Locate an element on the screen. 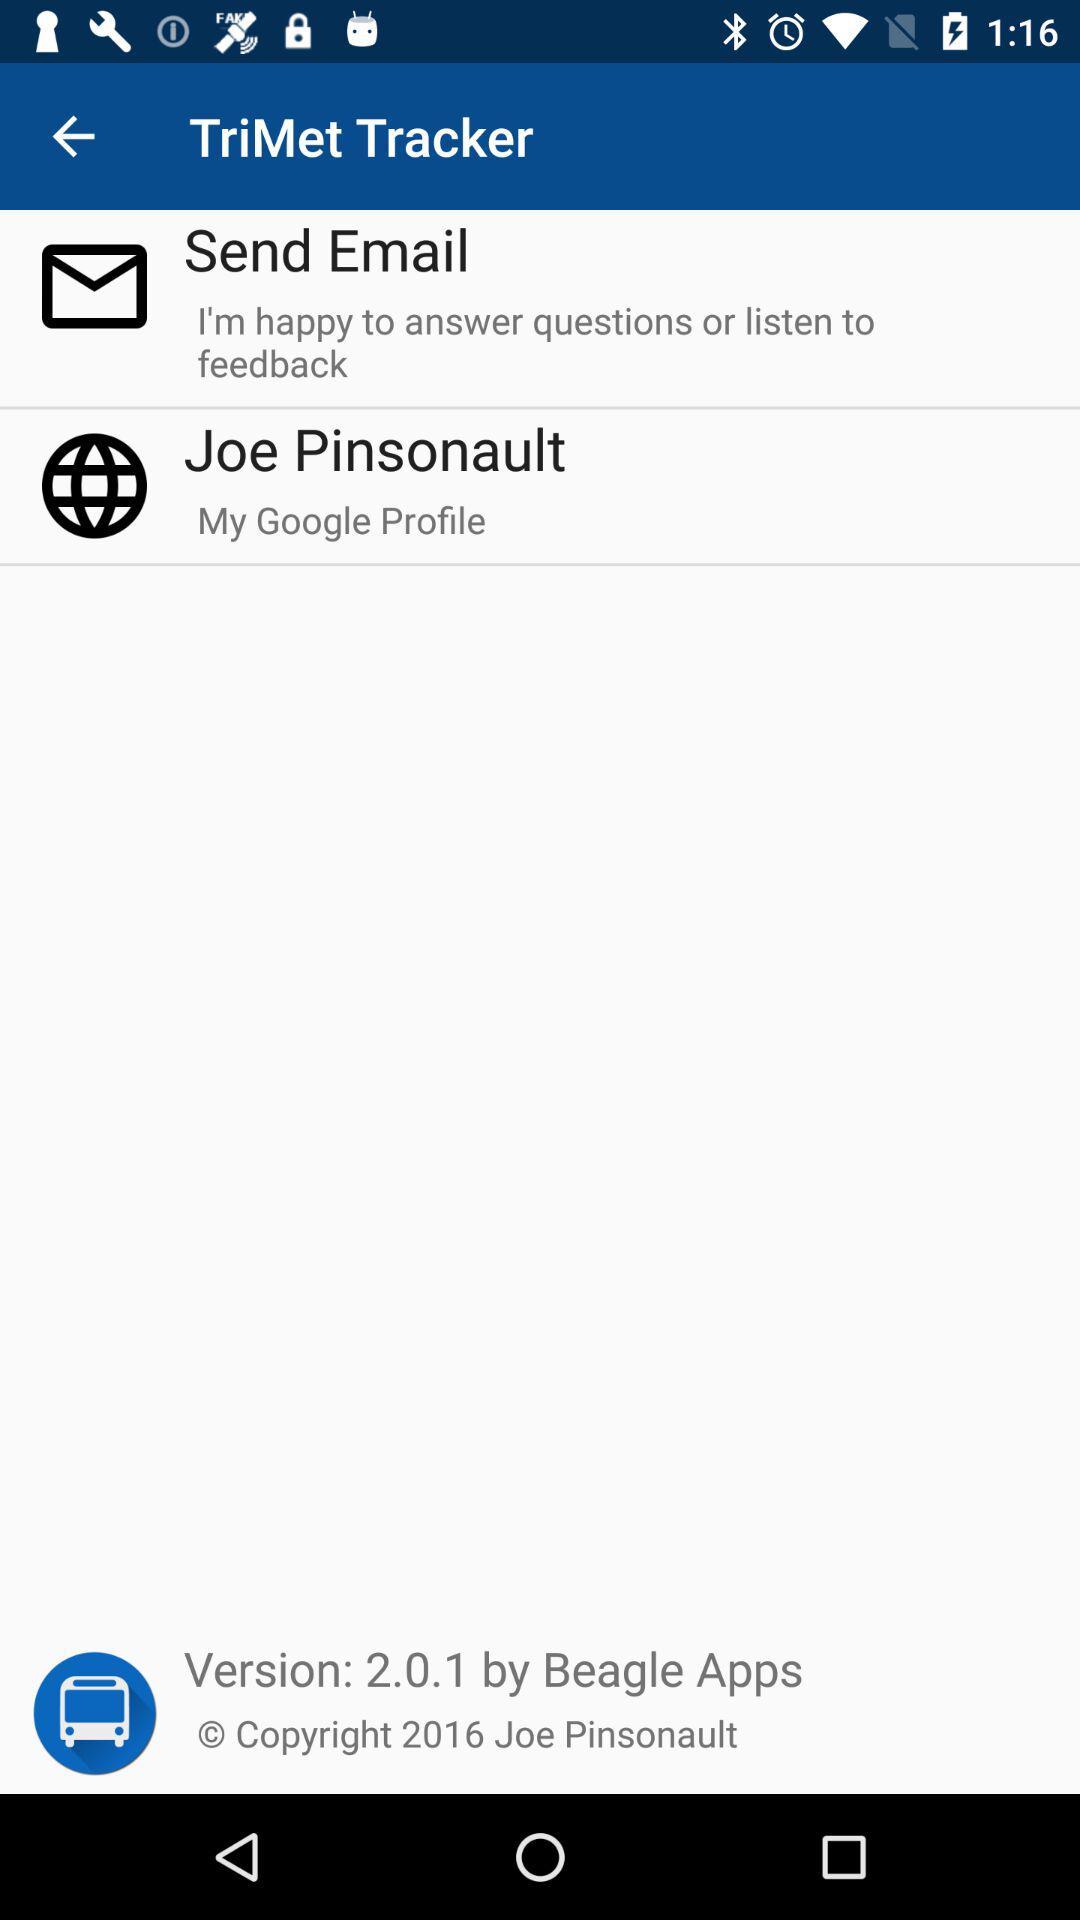 The height and width of the screenshot is (1920, 1080). the item above the joe pinsonault is located at coordinates (611, 350).